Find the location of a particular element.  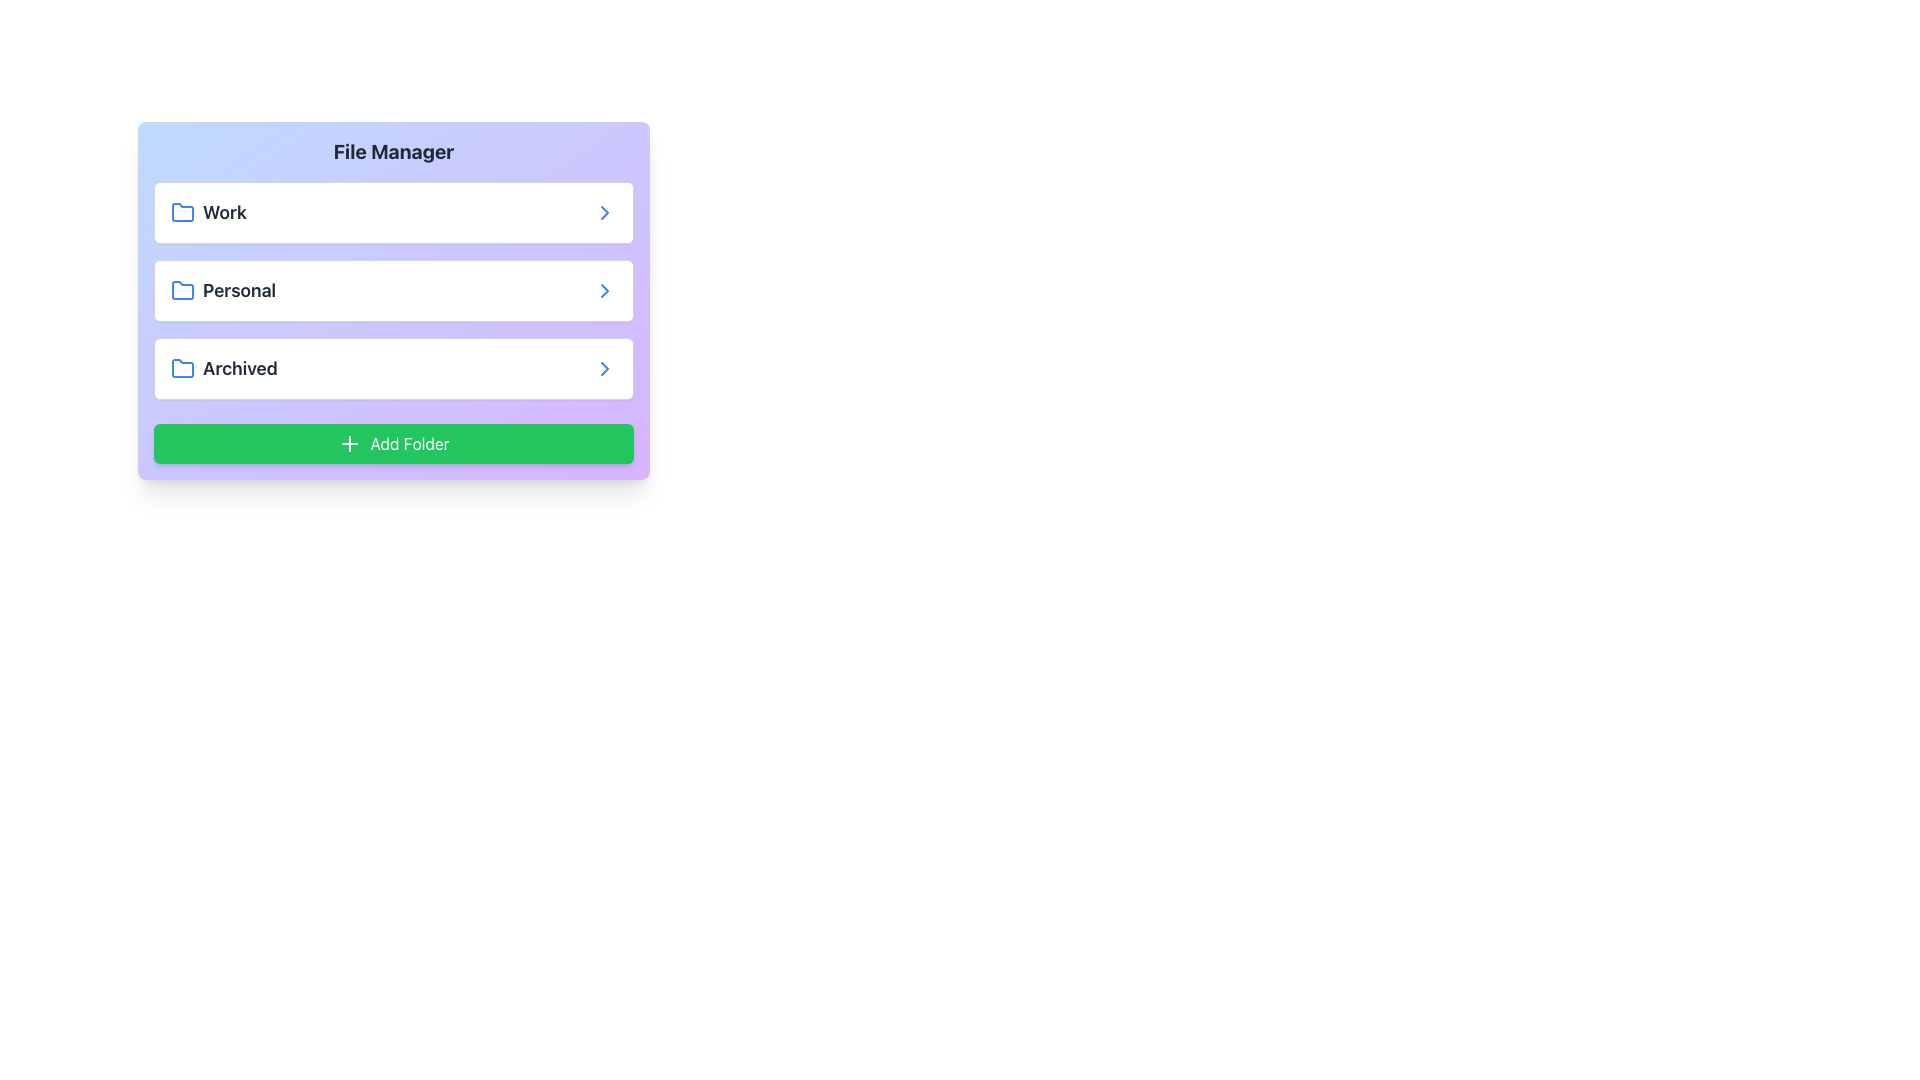

the 'Add Folder' button which contains the 'plus' sign icon, located at the bottom-center of the interface is located at coordinates (350, 442).